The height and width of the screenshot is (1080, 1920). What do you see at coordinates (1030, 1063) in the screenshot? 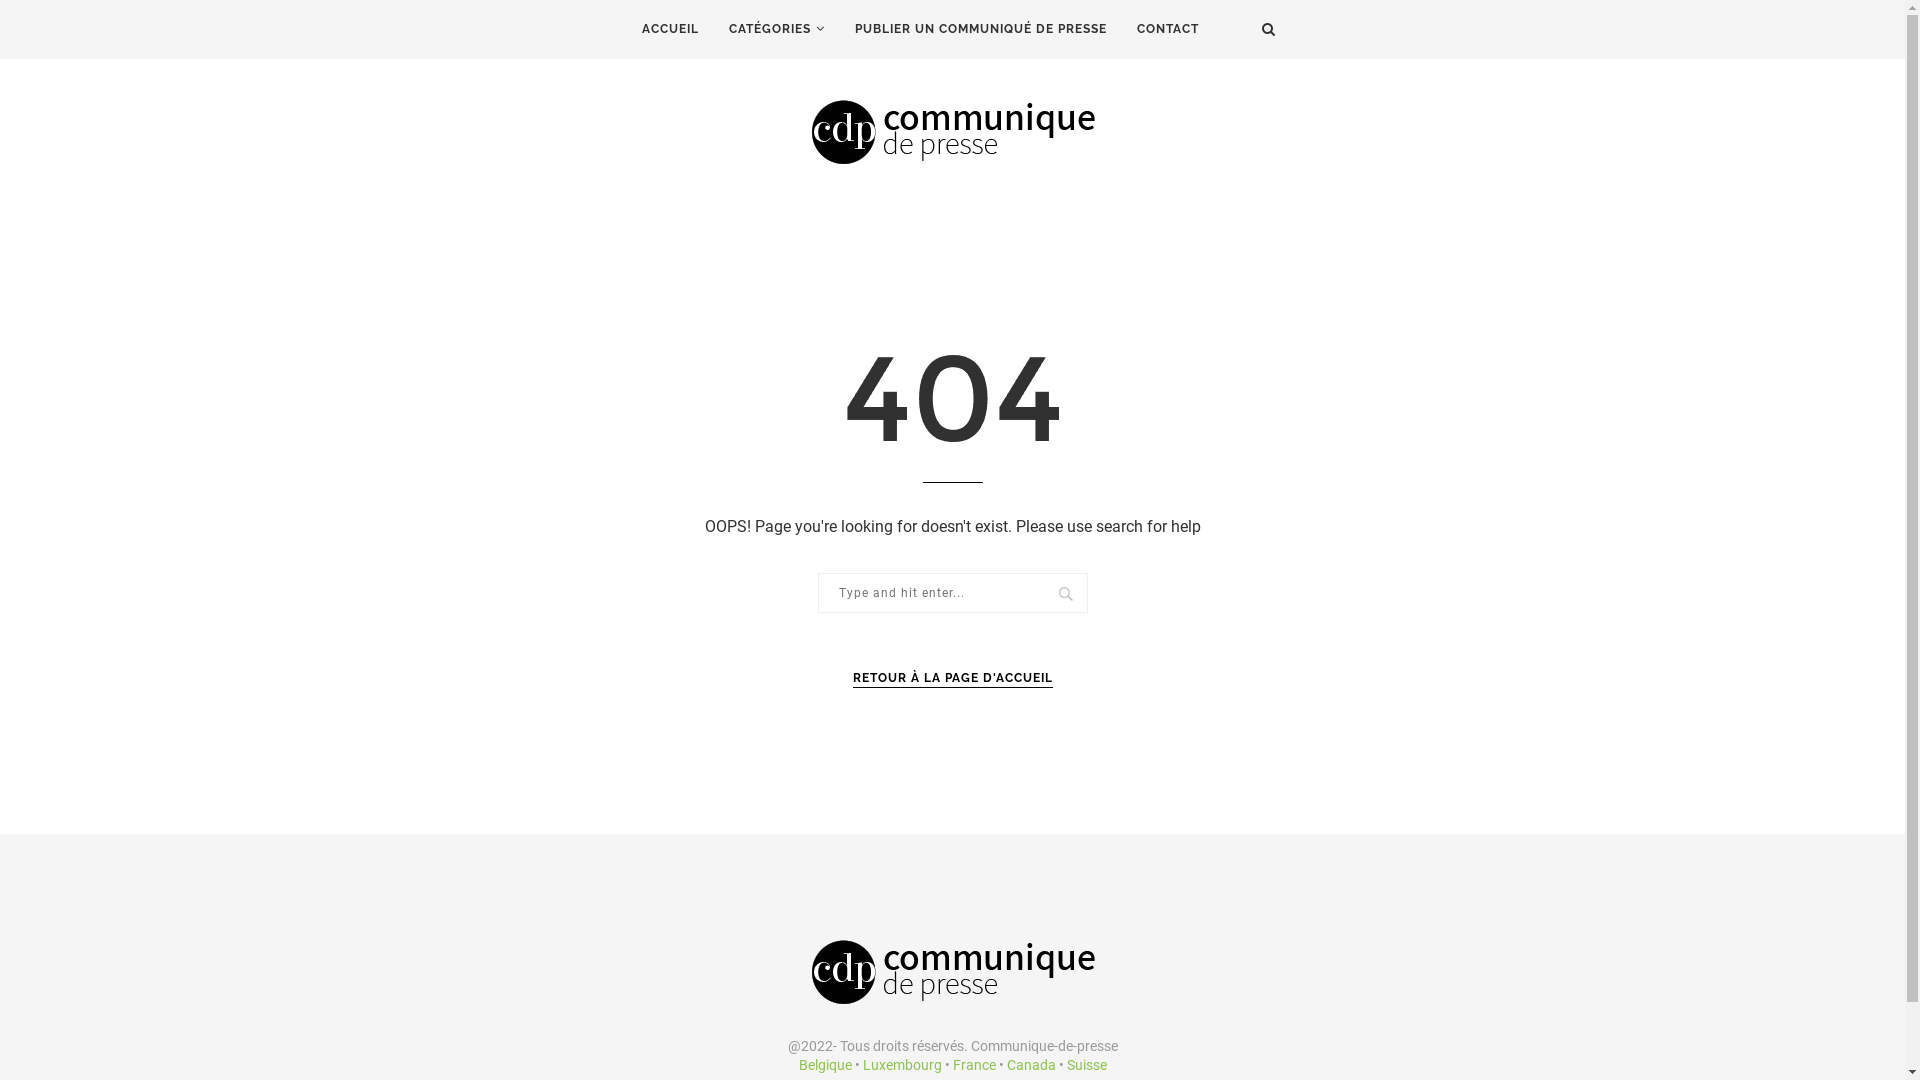
I see `'Canada'` at bounding box center [1030, 1063].